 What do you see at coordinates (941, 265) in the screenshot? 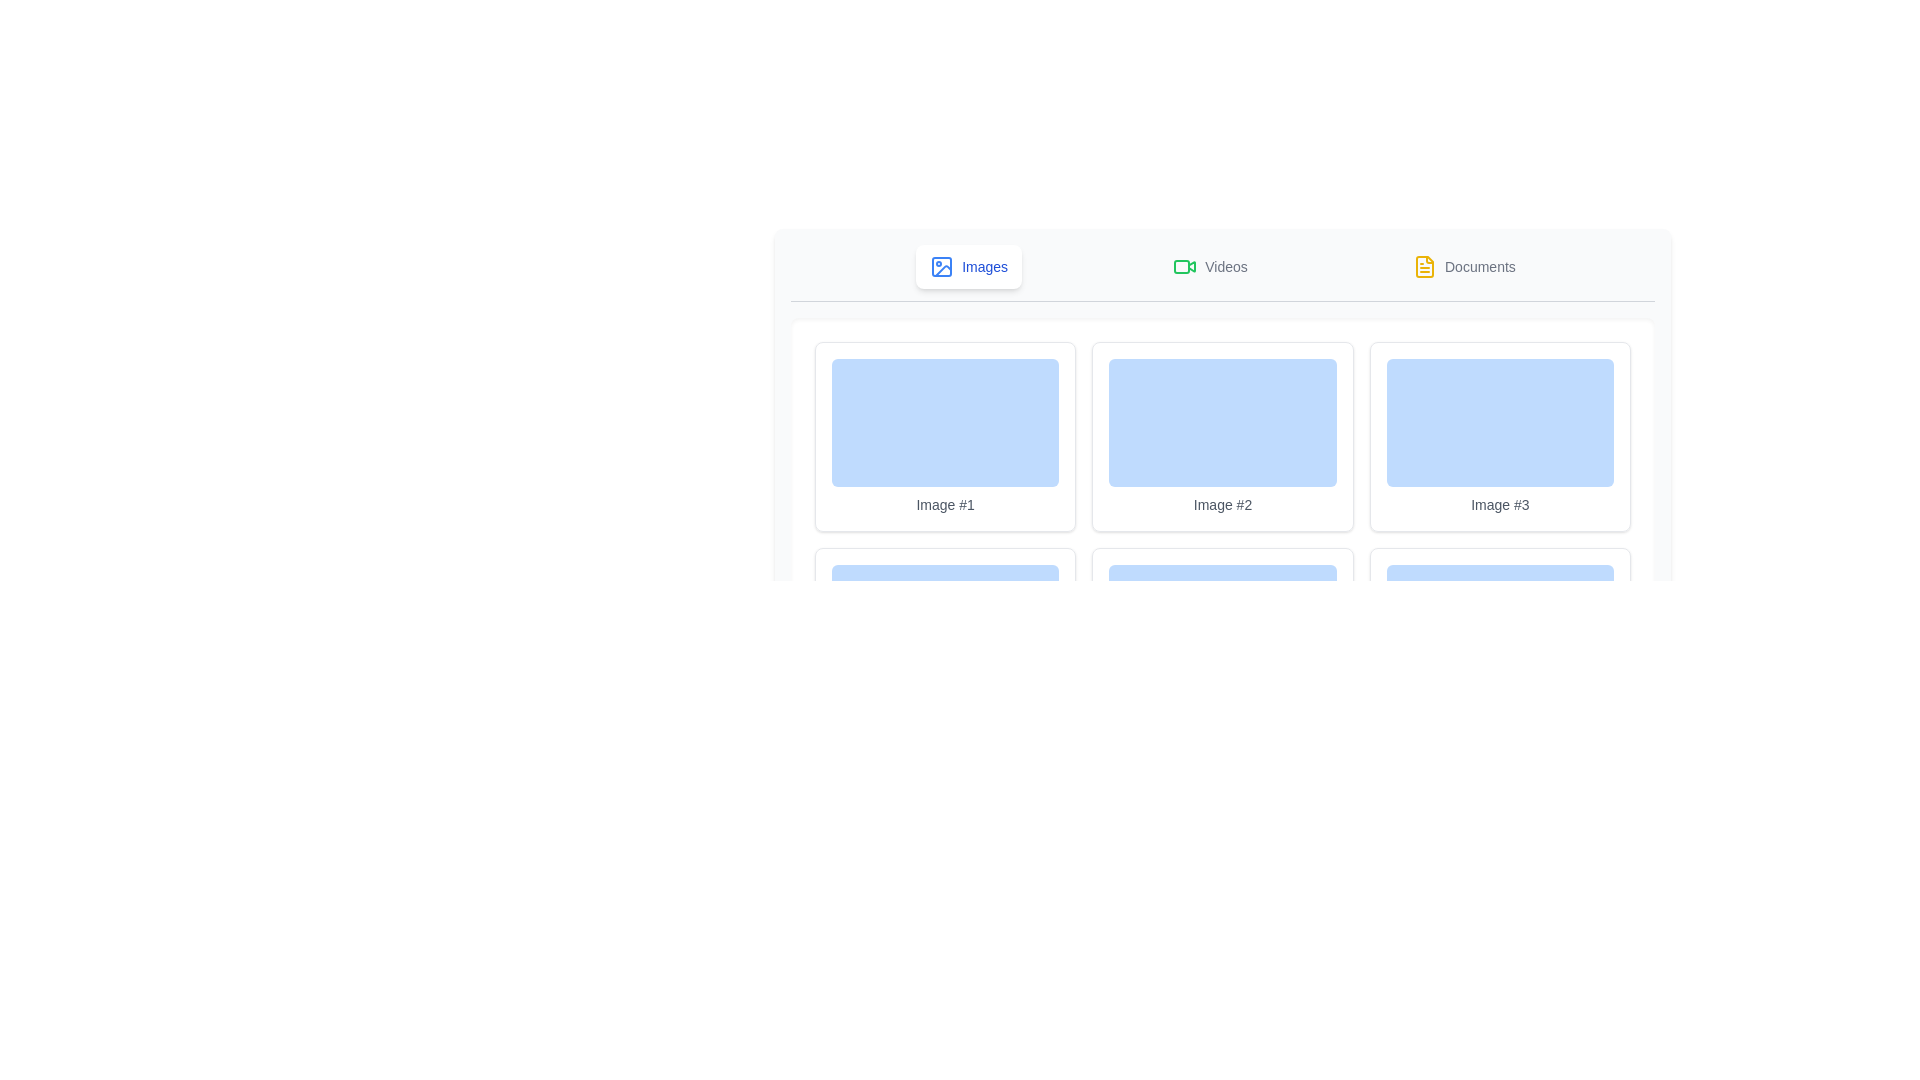
I see `the 'Images' icon located at the top-left section of the interface, which serves as a visual representation for selecting the 'Images' section` at bounding box center [941, 265].